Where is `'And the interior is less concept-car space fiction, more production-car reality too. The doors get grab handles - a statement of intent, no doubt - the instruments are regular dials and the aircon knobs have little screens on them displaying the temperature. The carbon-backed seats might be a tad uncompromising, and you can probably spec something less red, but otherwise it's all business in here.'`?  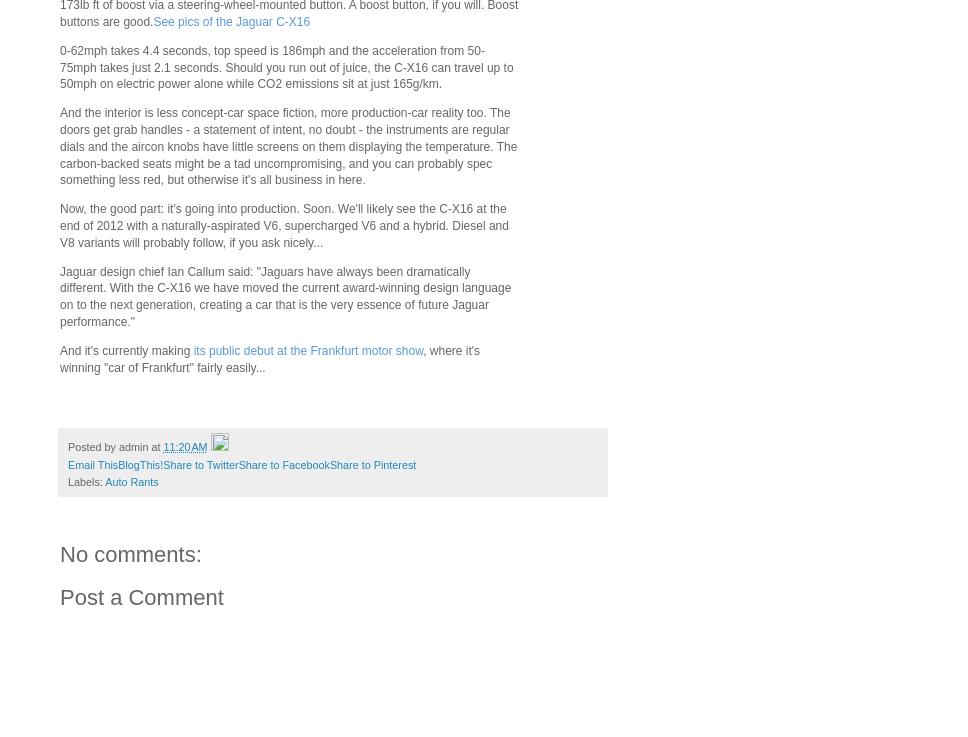
'And the interior is less concept-car space fiction, more production-car reality too. The doors get grab handles - a statement of intent, no doubt - the instruments are regular dials and the aircon knobs have little screens on them displaying the temperature. The carbon-backed seats might be a tad uncompromising, and you can probably spec something less red, but otherwise it's all business in here.' is located at coordinates (59, 146).